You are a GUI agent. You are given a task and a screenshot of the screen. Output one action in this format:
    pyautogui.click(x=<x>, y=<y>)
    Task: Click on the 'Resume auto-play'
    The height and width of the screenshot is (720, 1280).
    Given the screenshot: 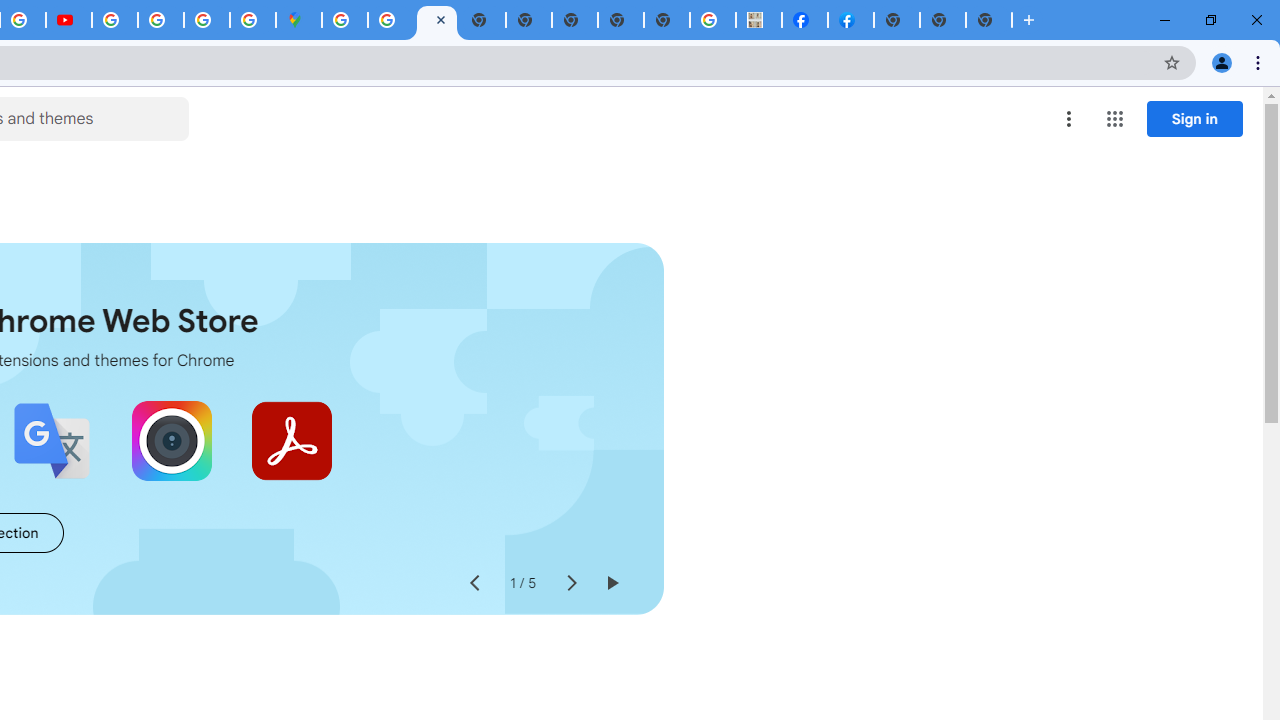 What is the action you would take?
    pyautogui.click(x=610, y=583)
    